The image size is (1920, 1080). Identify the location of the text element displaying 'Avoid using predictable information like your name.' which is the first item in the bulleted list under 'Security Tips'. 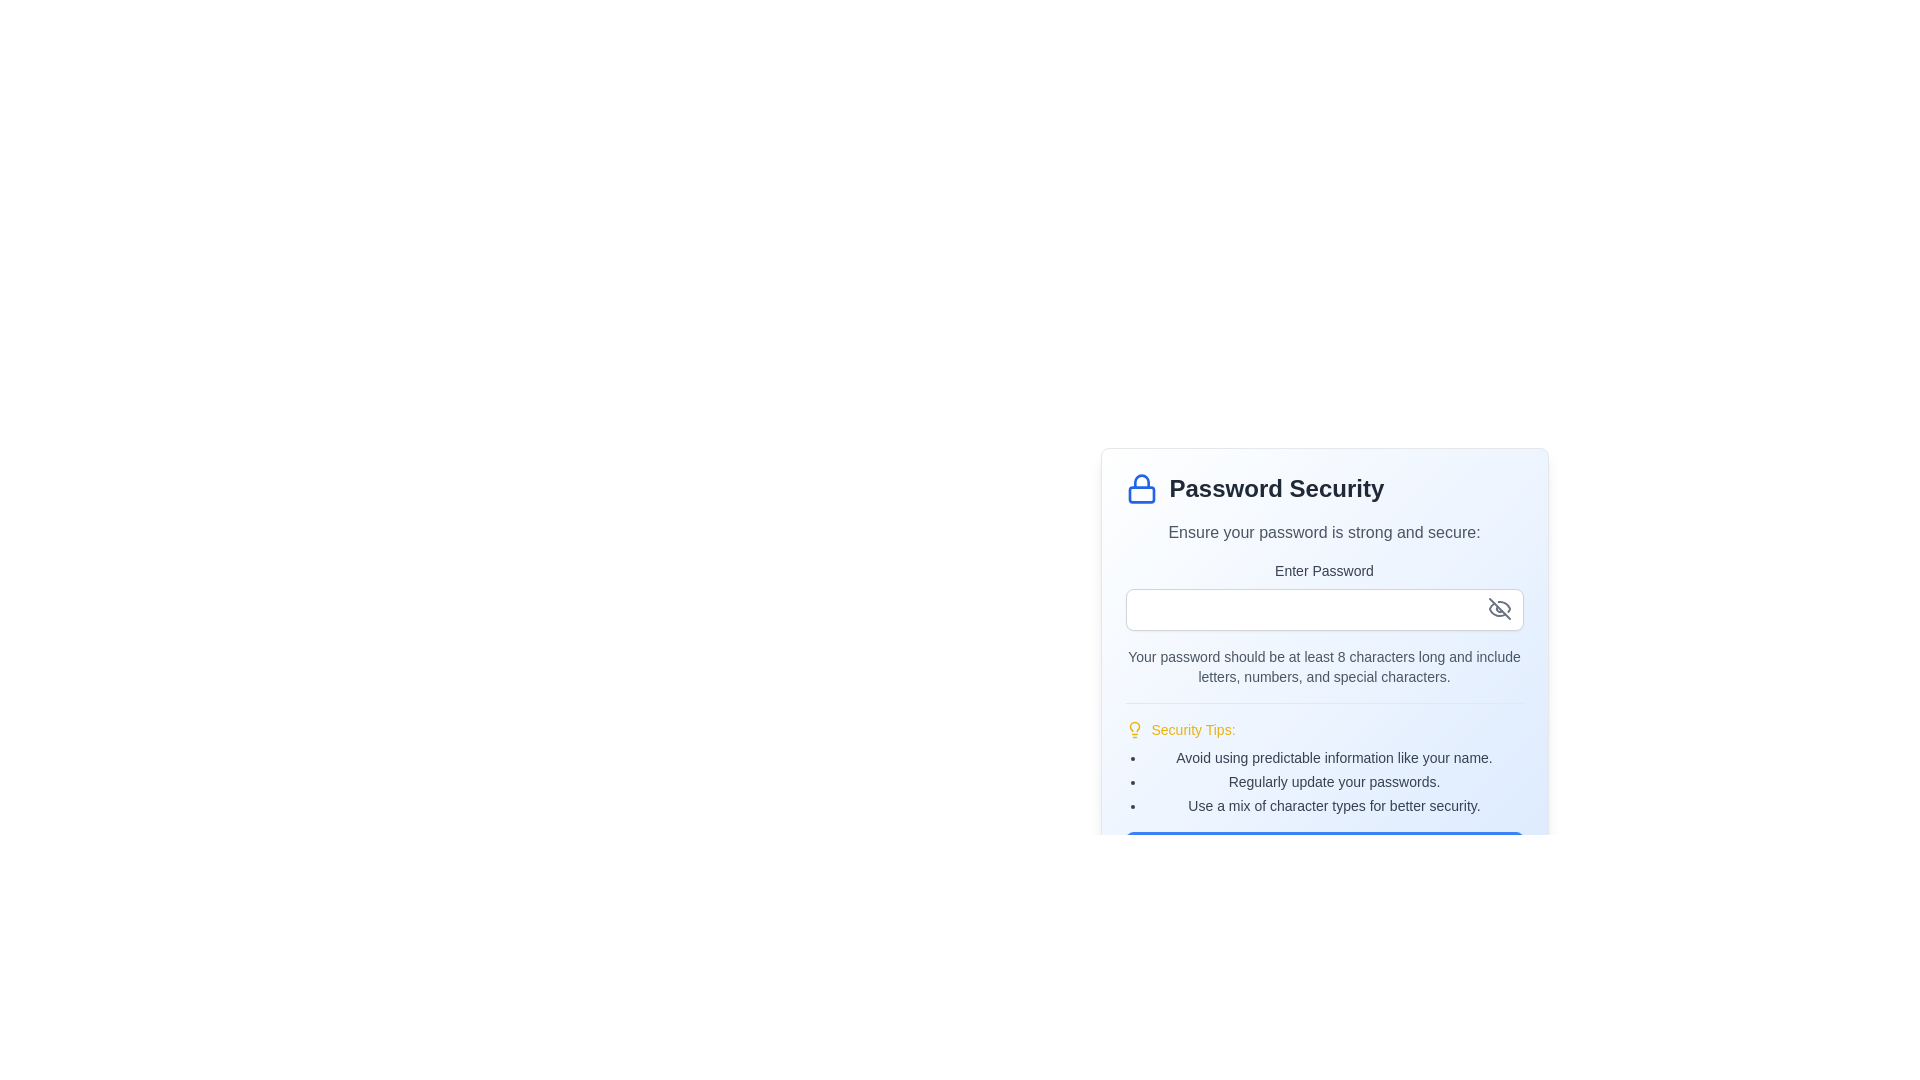
(1334, 758).